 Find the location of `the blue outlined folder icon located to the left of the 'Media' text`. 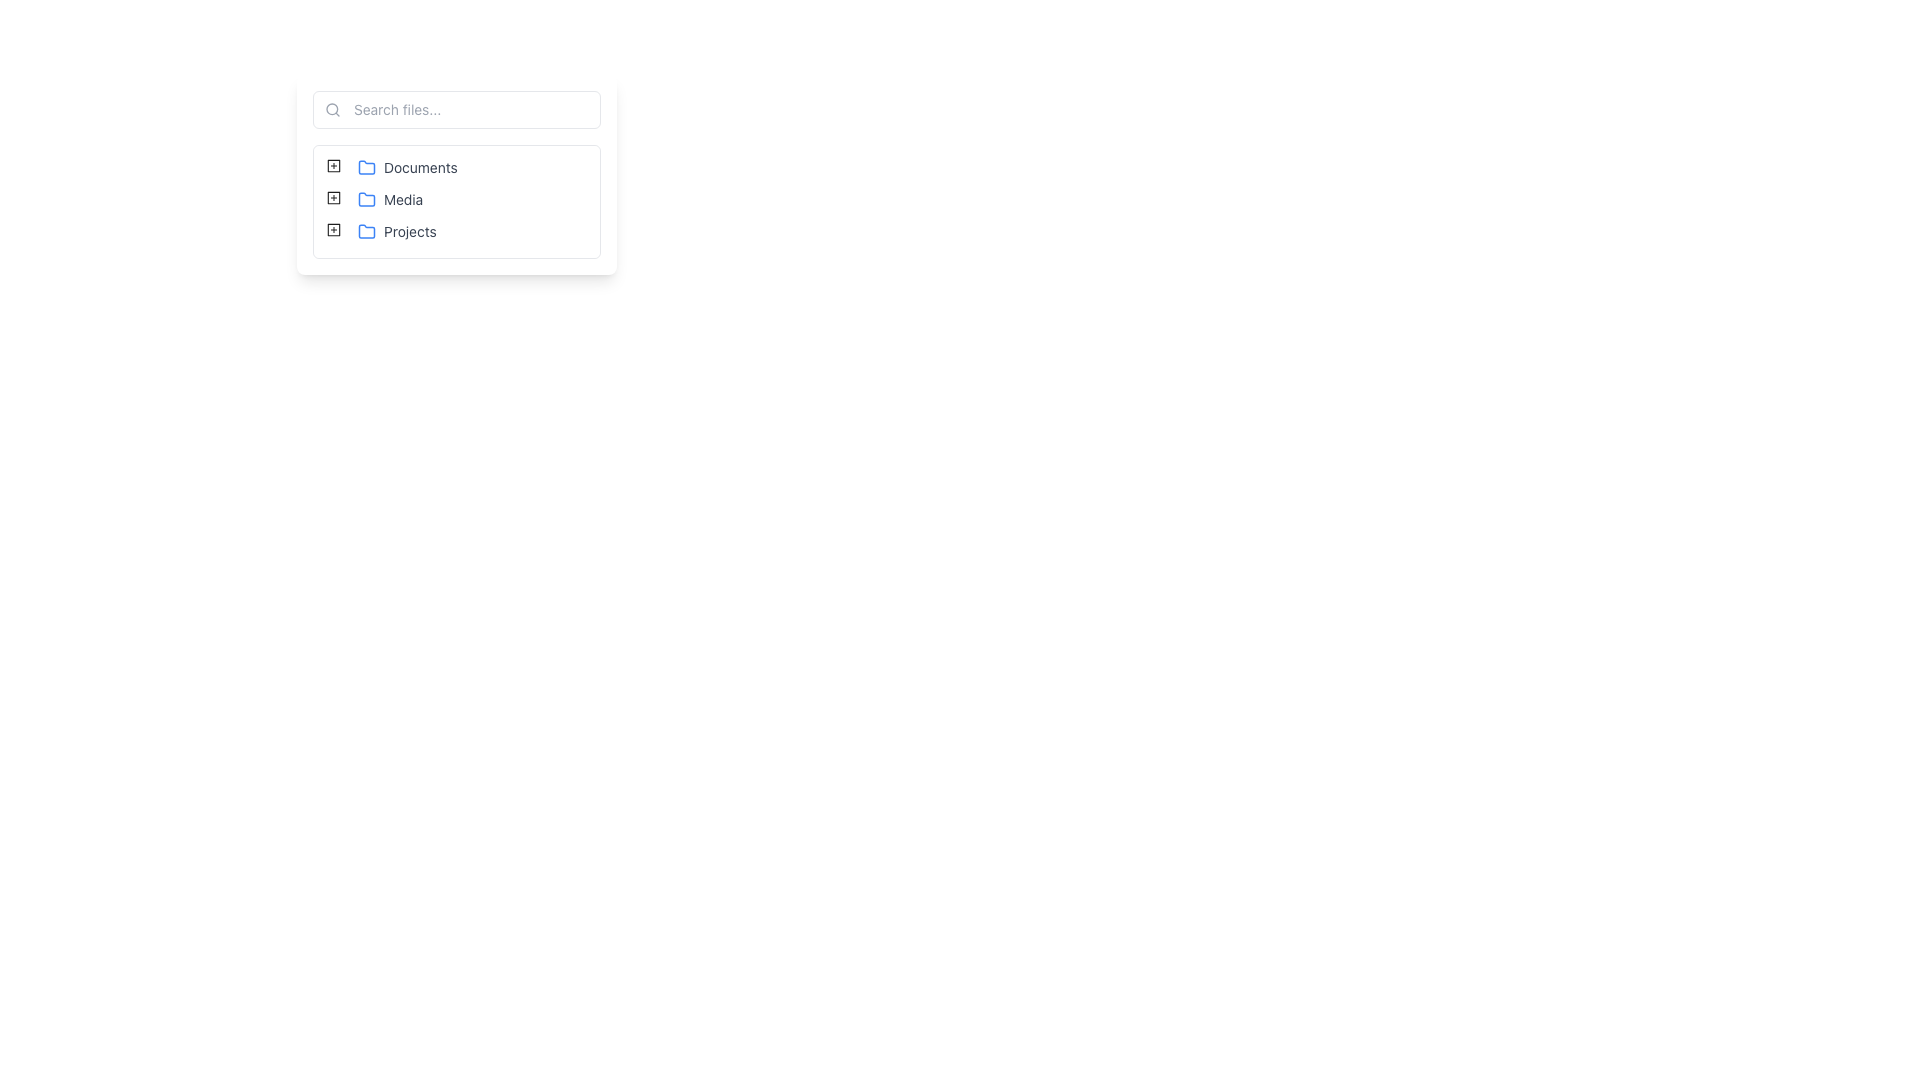

the blue outlined folder icon located to the left of the 'Media' text is located at coordinates (366, 200).